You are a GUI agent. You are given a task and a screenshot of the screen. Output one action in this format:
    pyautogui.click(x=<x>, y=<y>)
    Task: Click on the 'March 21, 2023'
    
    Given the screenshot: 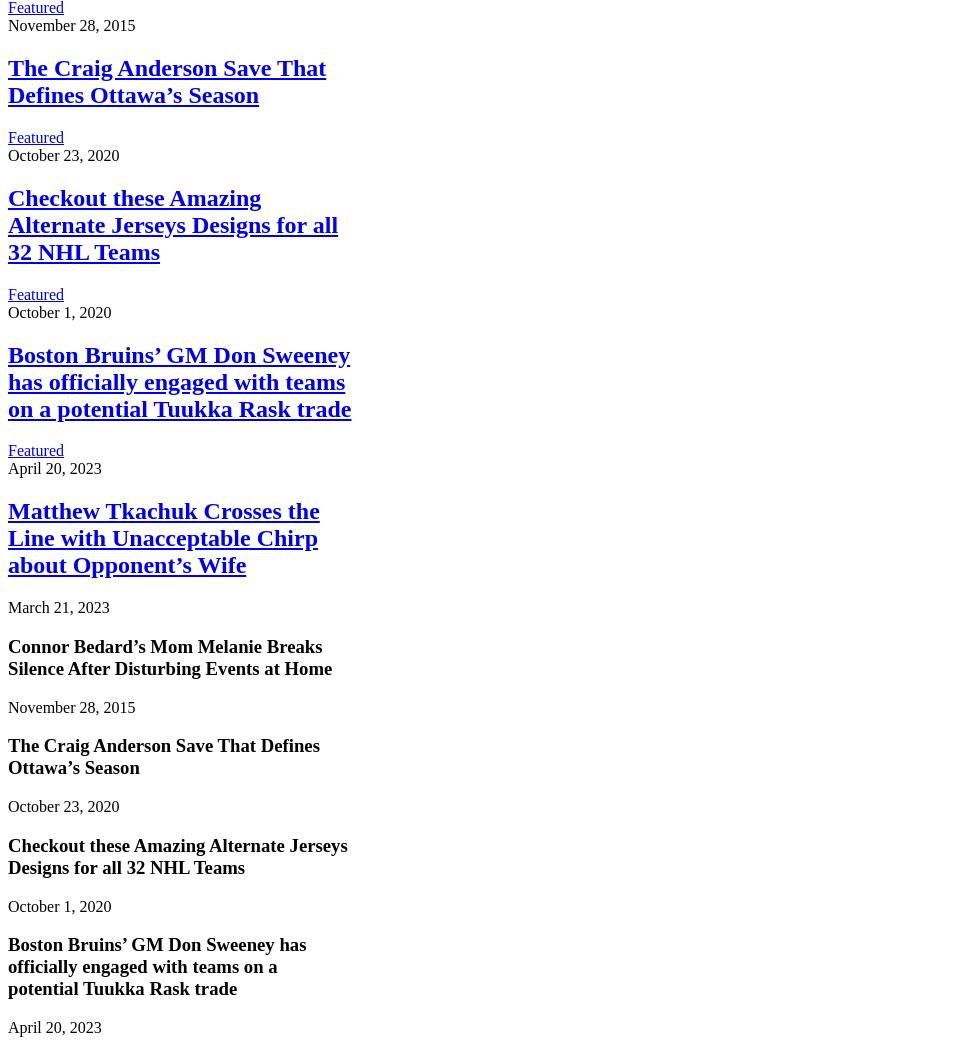 What is the action you would take?
    pyautogui.click(x=8, y=606)
    